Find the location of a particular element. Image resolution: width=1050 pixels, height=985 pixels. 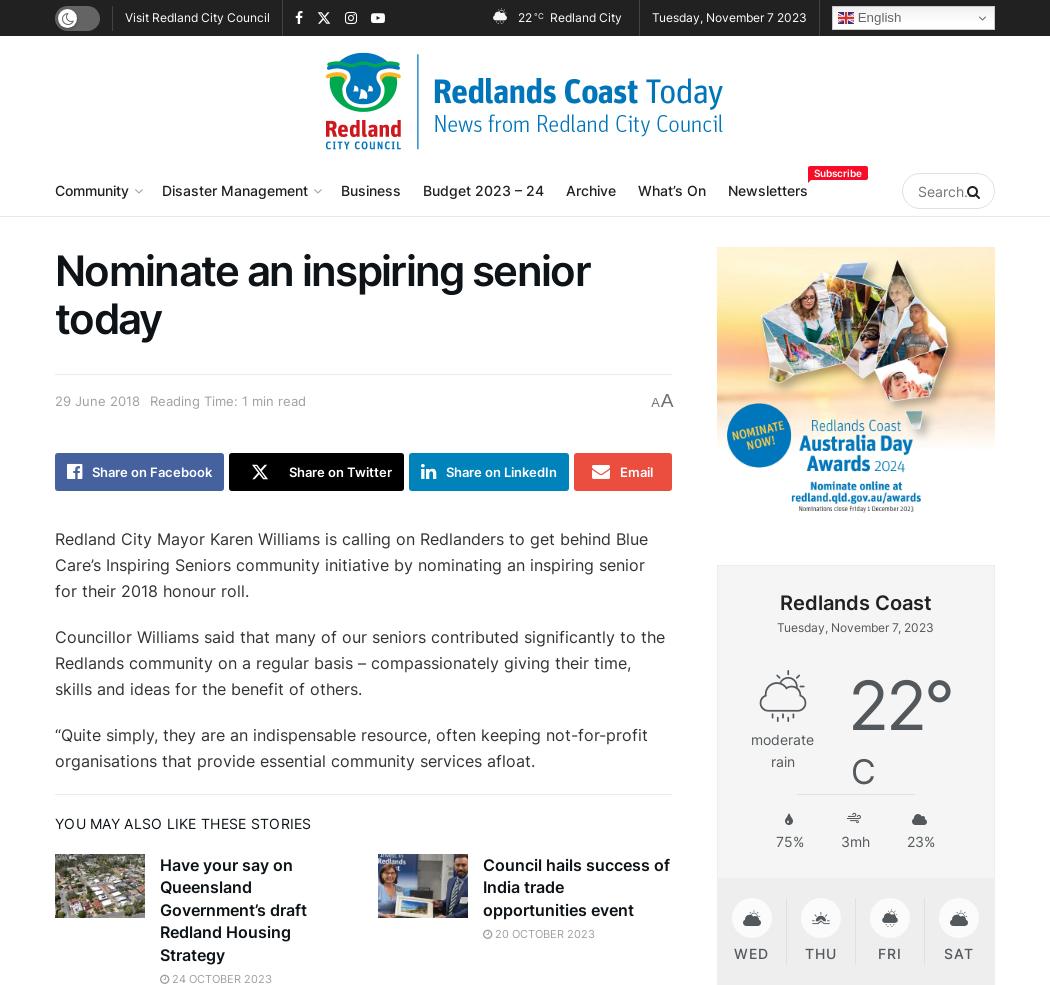

'23%' is located at coordinates (920, 839).